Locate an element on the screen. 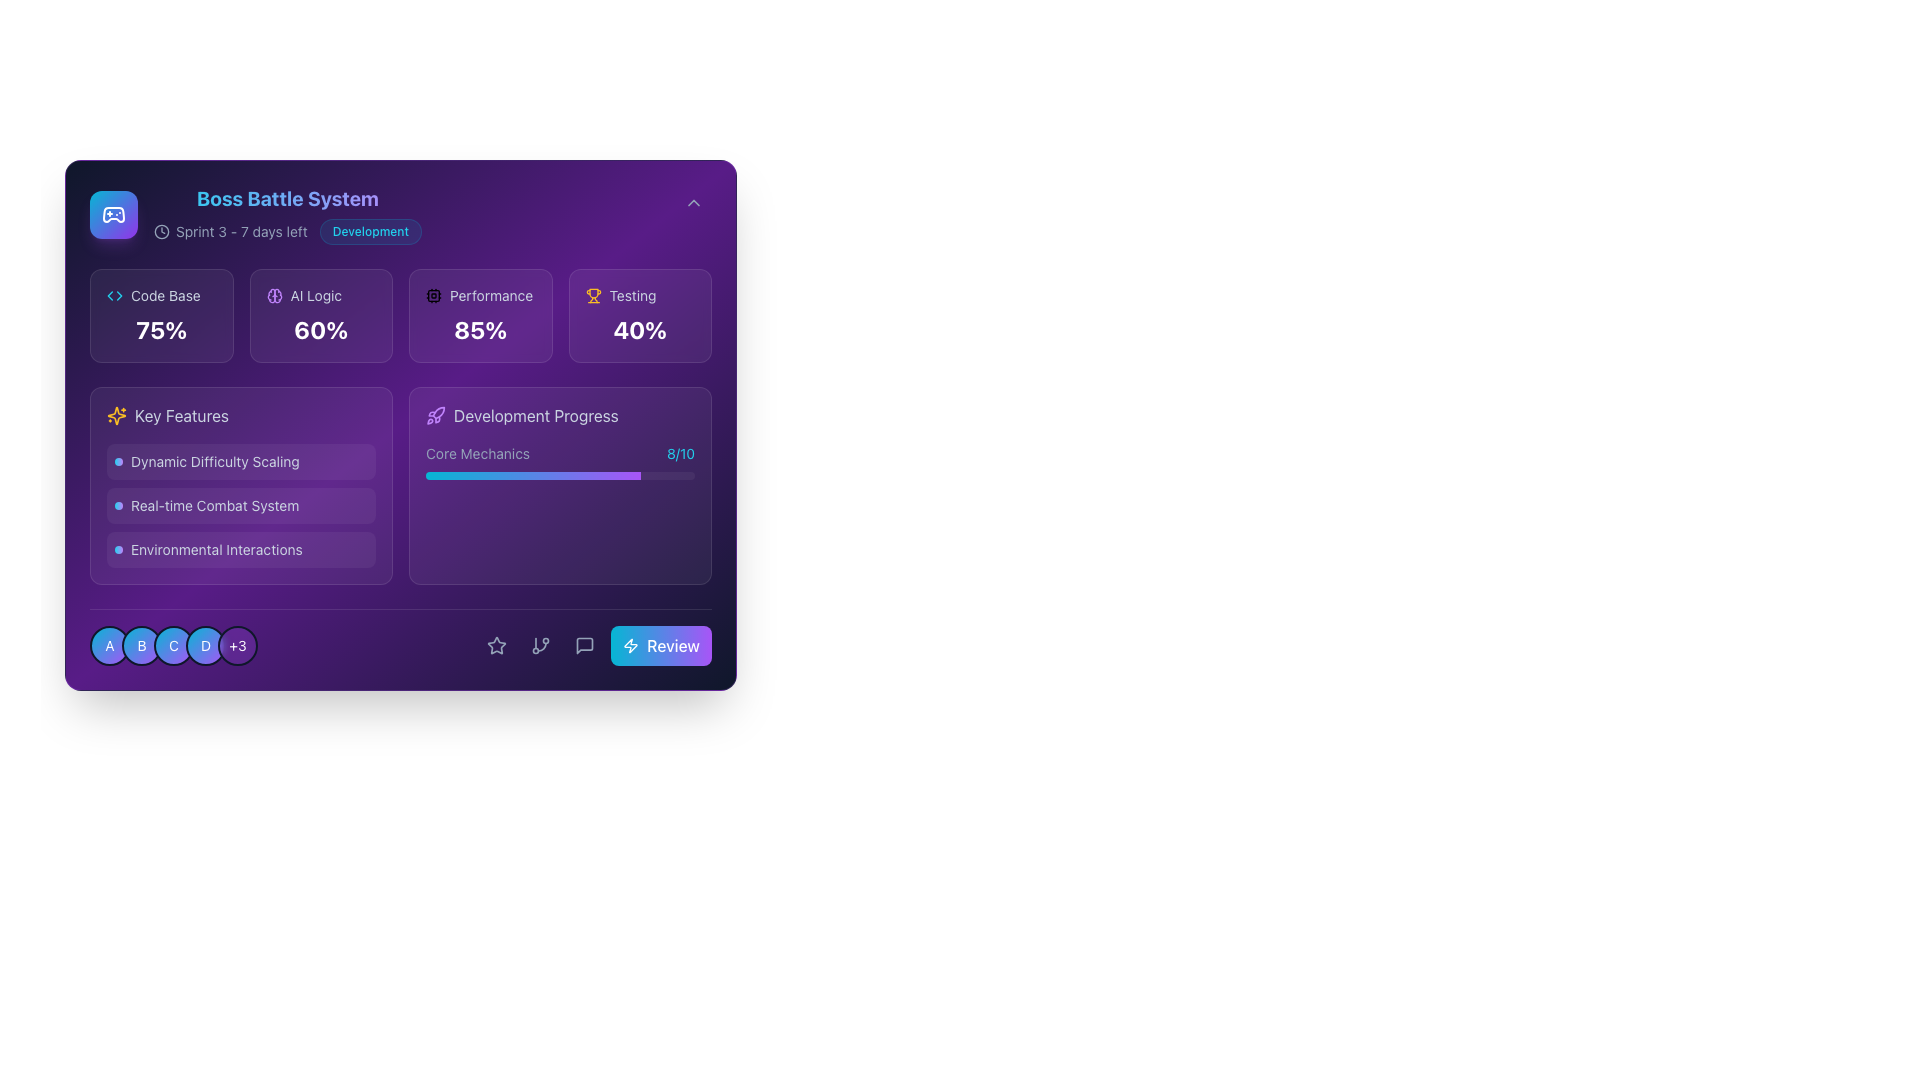 The image size is (1920, 1080). the informational display element labeled 'Testing' located in the top-right corner of the card, which is grouped with another text element showing '40%' is located at coordinates (640, 296).